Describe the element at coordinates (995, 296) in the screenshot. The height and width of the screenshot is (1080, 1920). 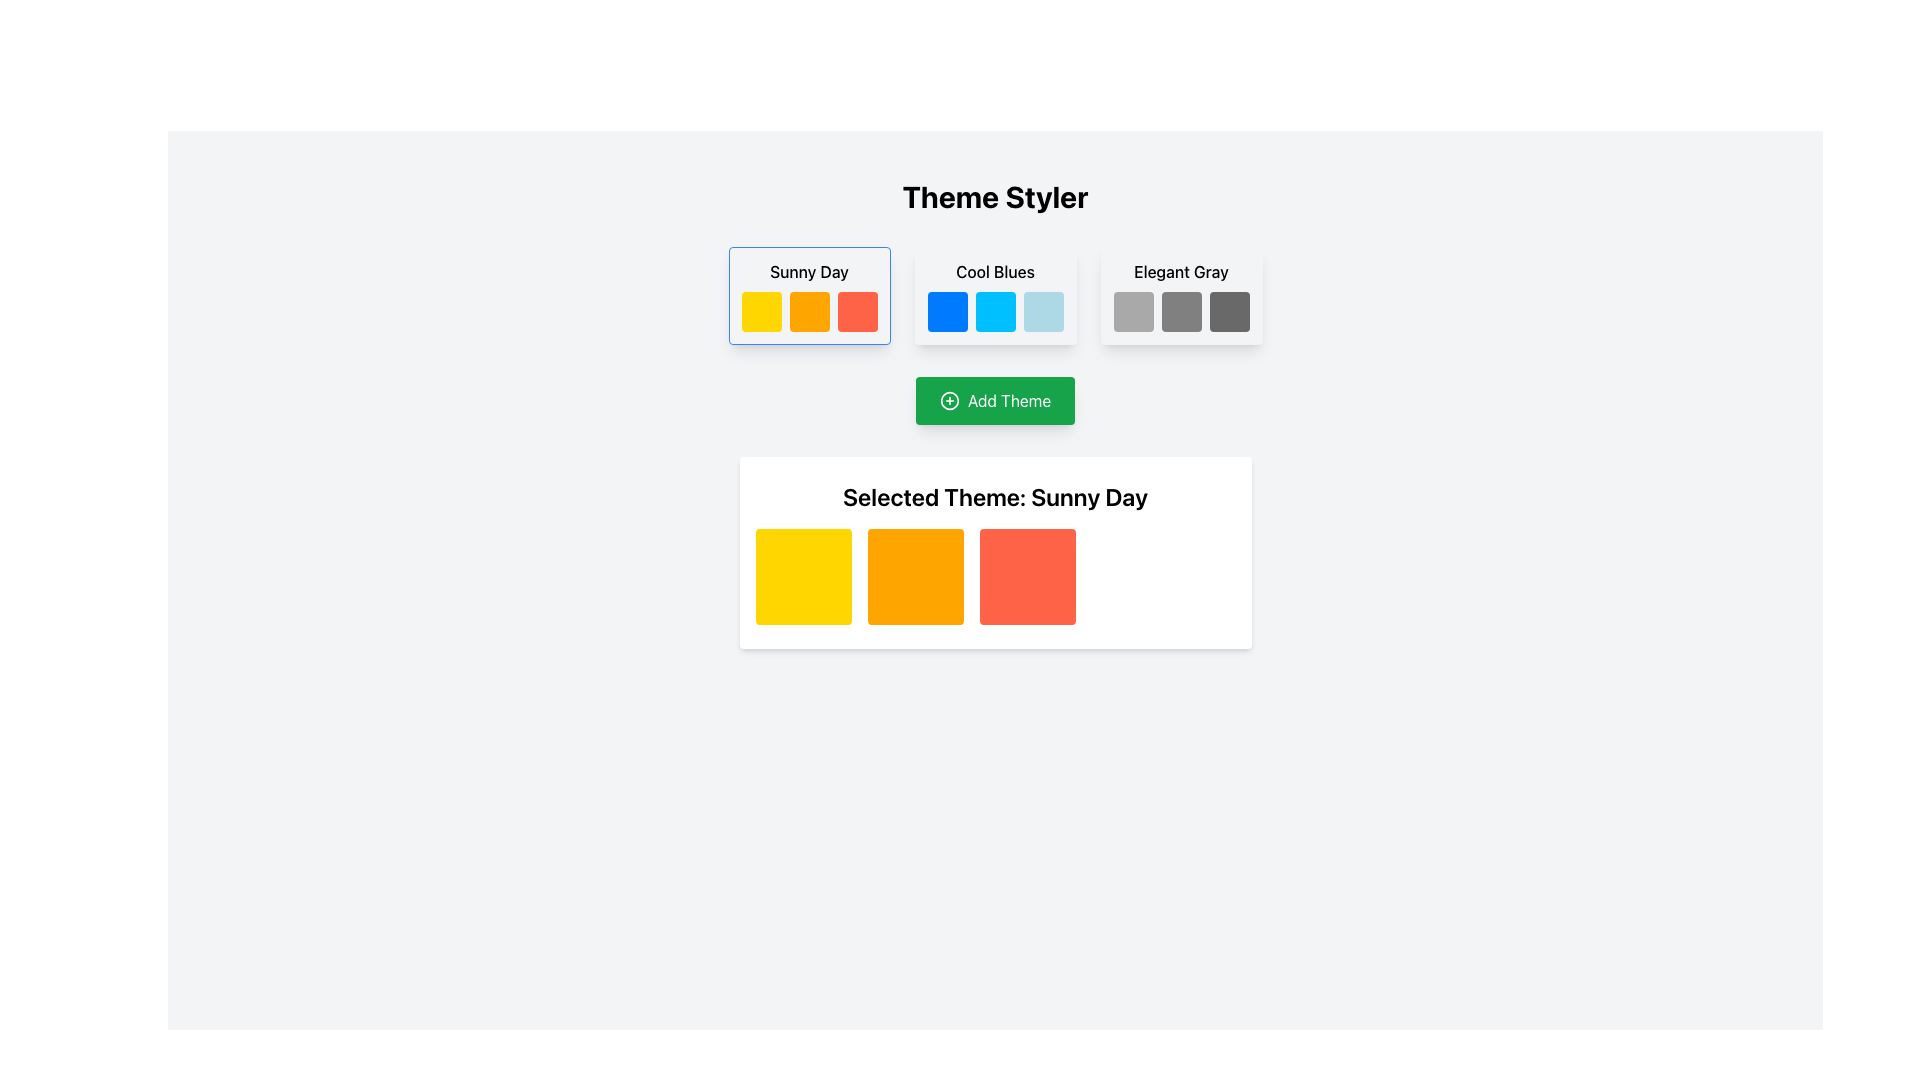
I see `the 'Cool Blues' theme button located in the 'Theme Styler' section` at that location.